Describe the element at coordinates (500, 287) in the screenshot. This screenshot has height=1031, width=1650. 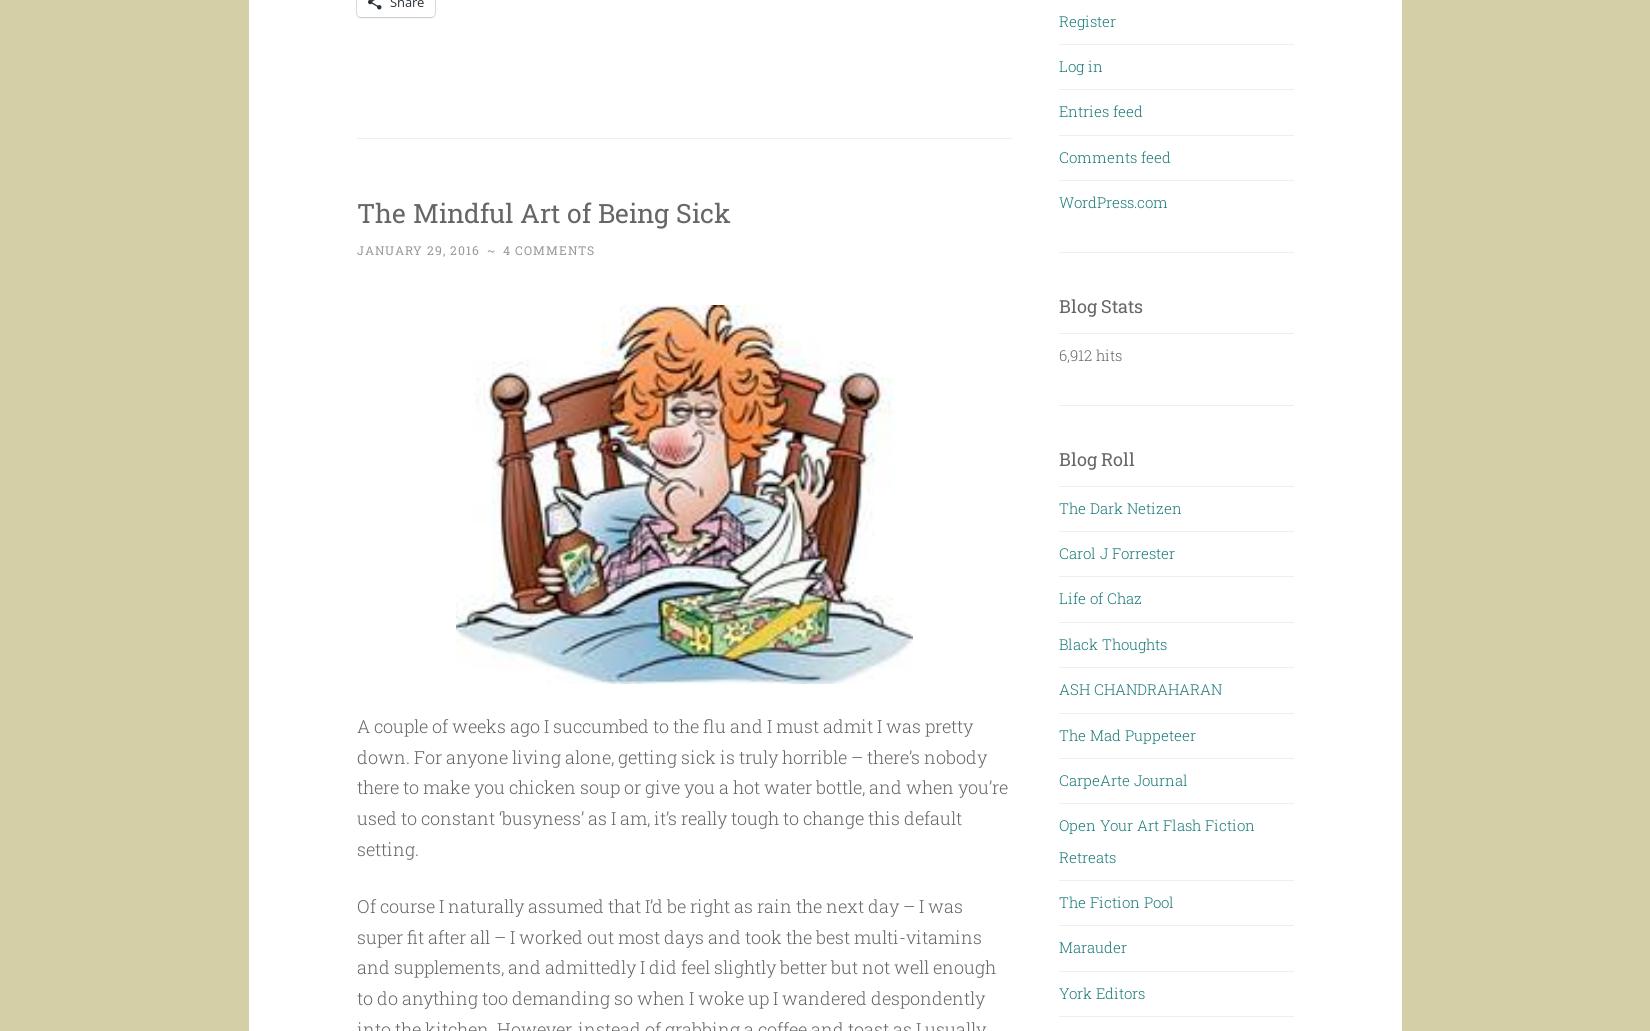
I see `'4 Comments'` at that location.